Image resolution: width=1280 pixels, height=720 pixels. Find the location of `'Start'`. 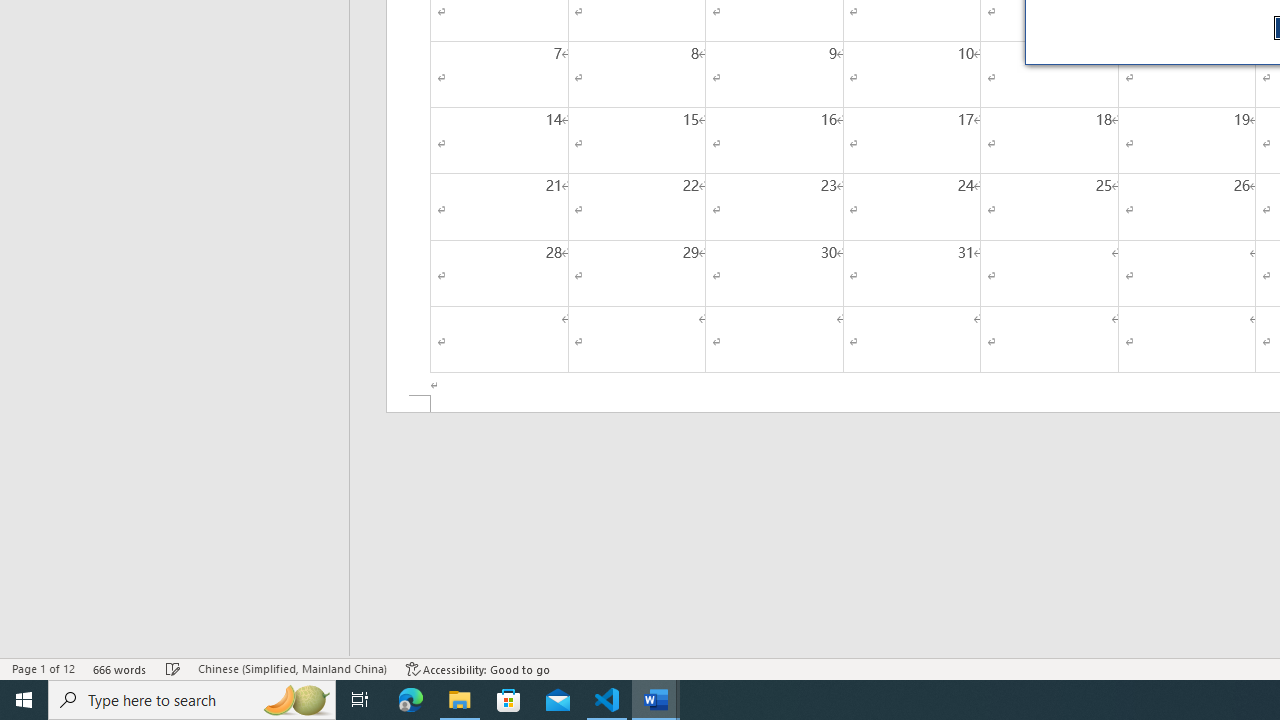

'Start' is located at coordinates (24, 698).